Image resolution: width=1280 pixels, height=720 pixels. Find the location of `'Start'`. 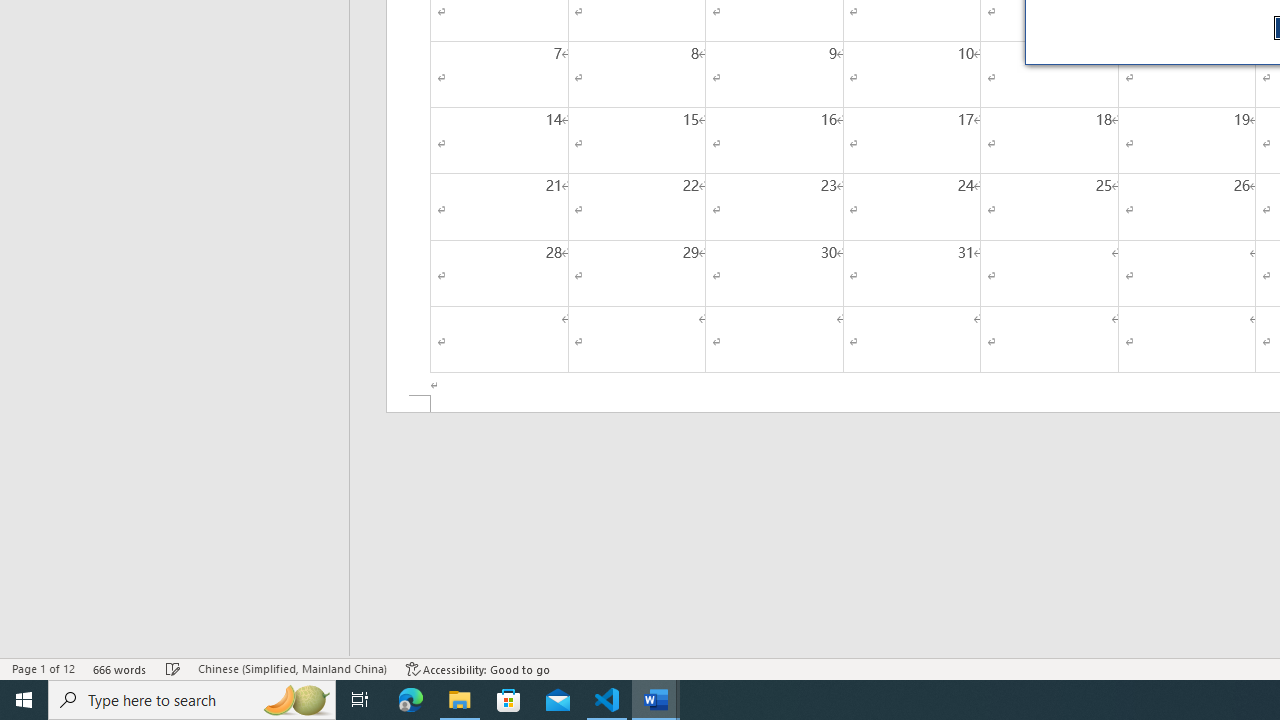

'Start' is located at coordinates (24, 698).